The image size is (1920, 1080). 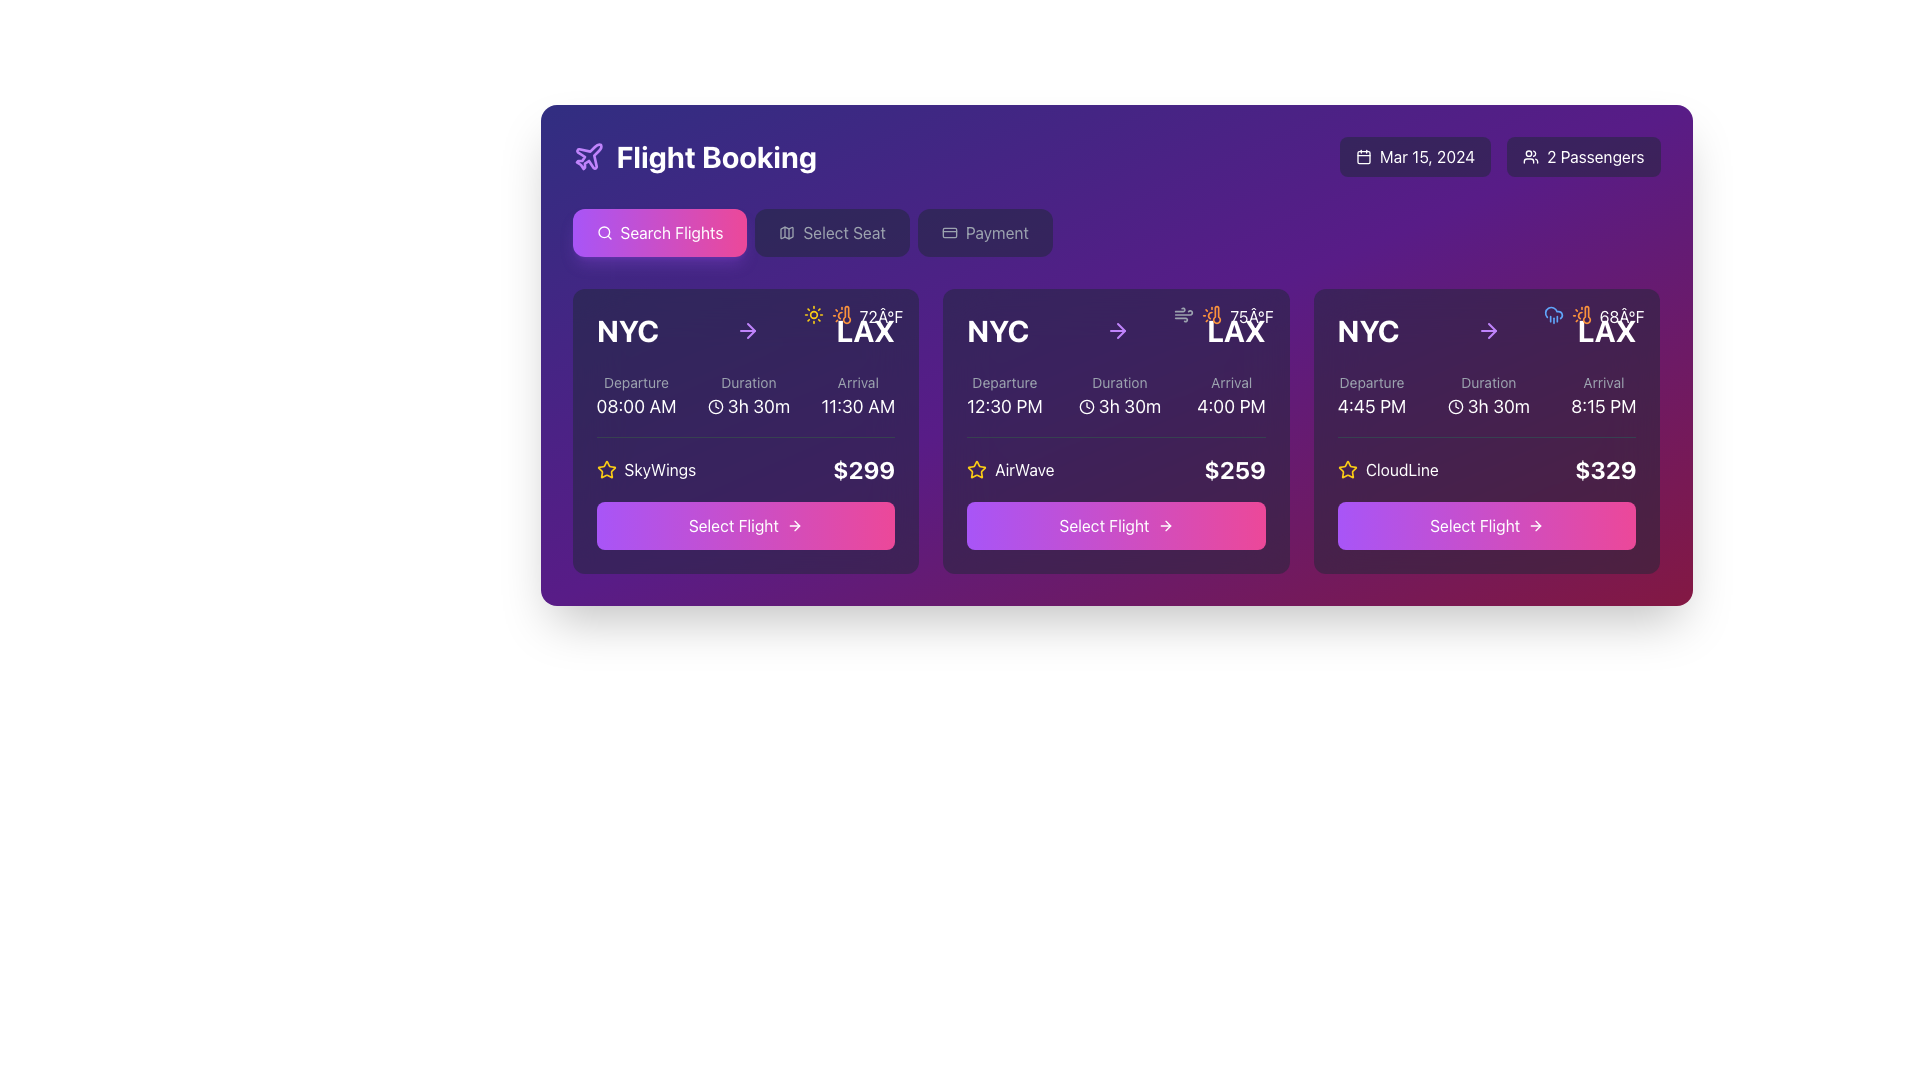 What do you see at coordinates (1580, 315) in the screenshot?
I see `the weather conditions icon that represents temperature and sunny conditions, located to the right of the departure and arrival times, above the temperature text in the flight card` at bounding box center [1580, 315].